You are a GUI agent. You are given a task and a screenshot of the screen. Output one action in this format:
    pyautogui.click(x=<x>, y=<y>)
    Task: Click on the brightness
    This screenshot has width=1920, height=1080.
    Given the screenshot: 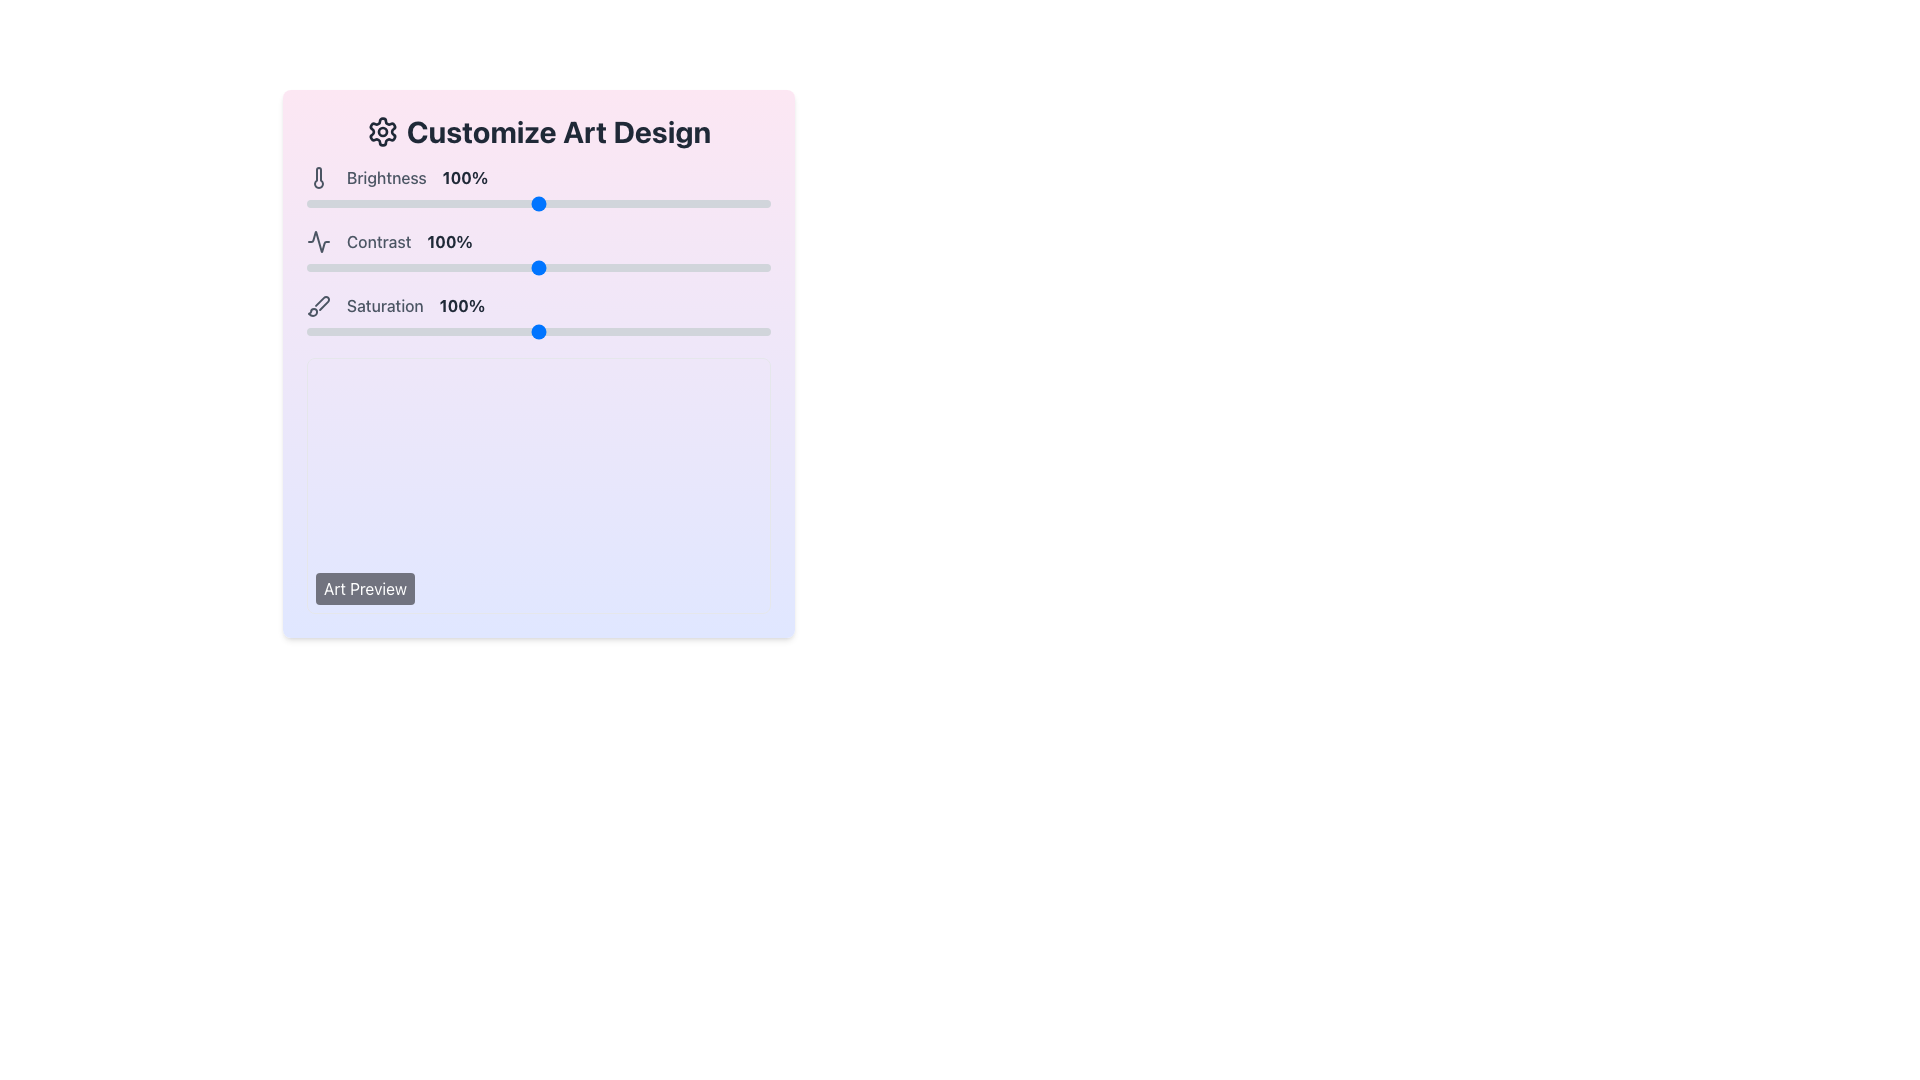 What is the action you would take?
    pyautogui.click(x=325, y=204)
    